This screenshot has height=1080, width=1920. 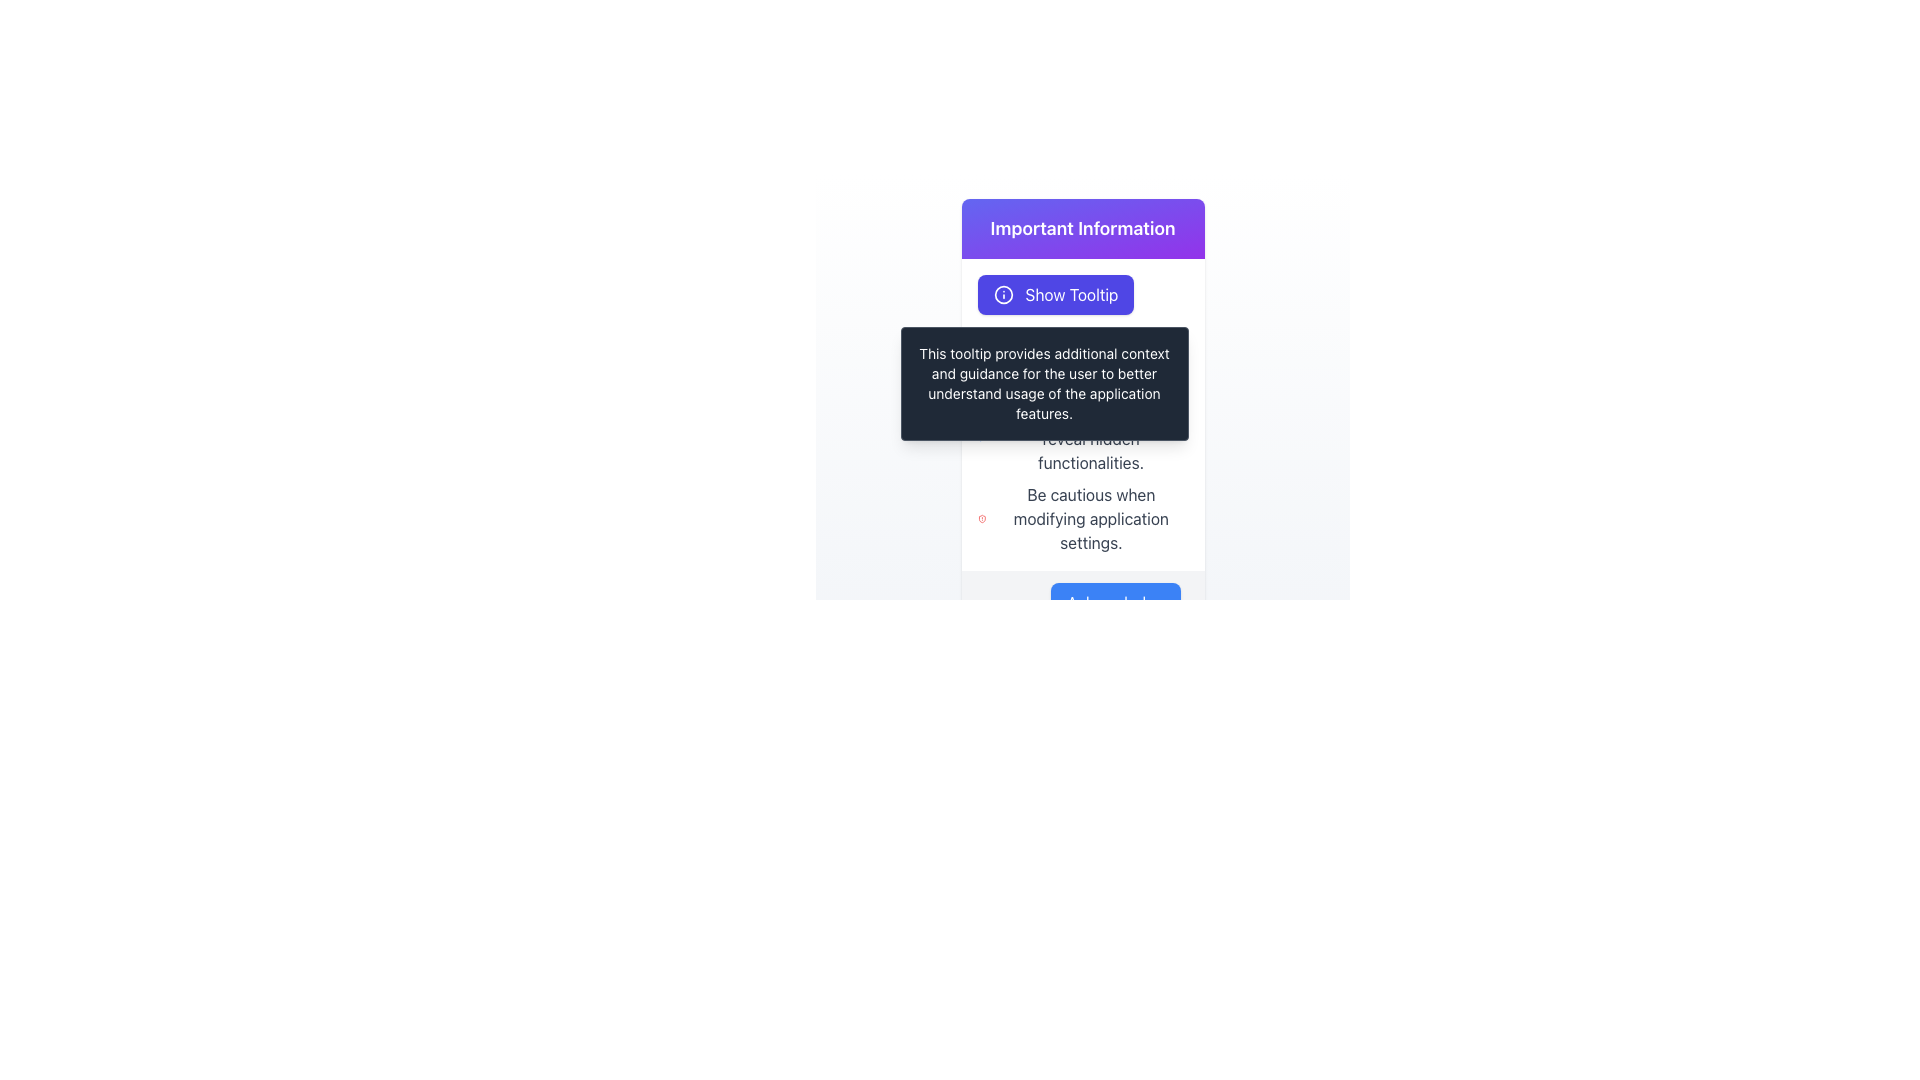 I want to click on the Circle SVG element situated within the 'Show Tooltip' button, which has a blue background and is located beneath the 'Important Information' title, so click(x=1003, y=294).